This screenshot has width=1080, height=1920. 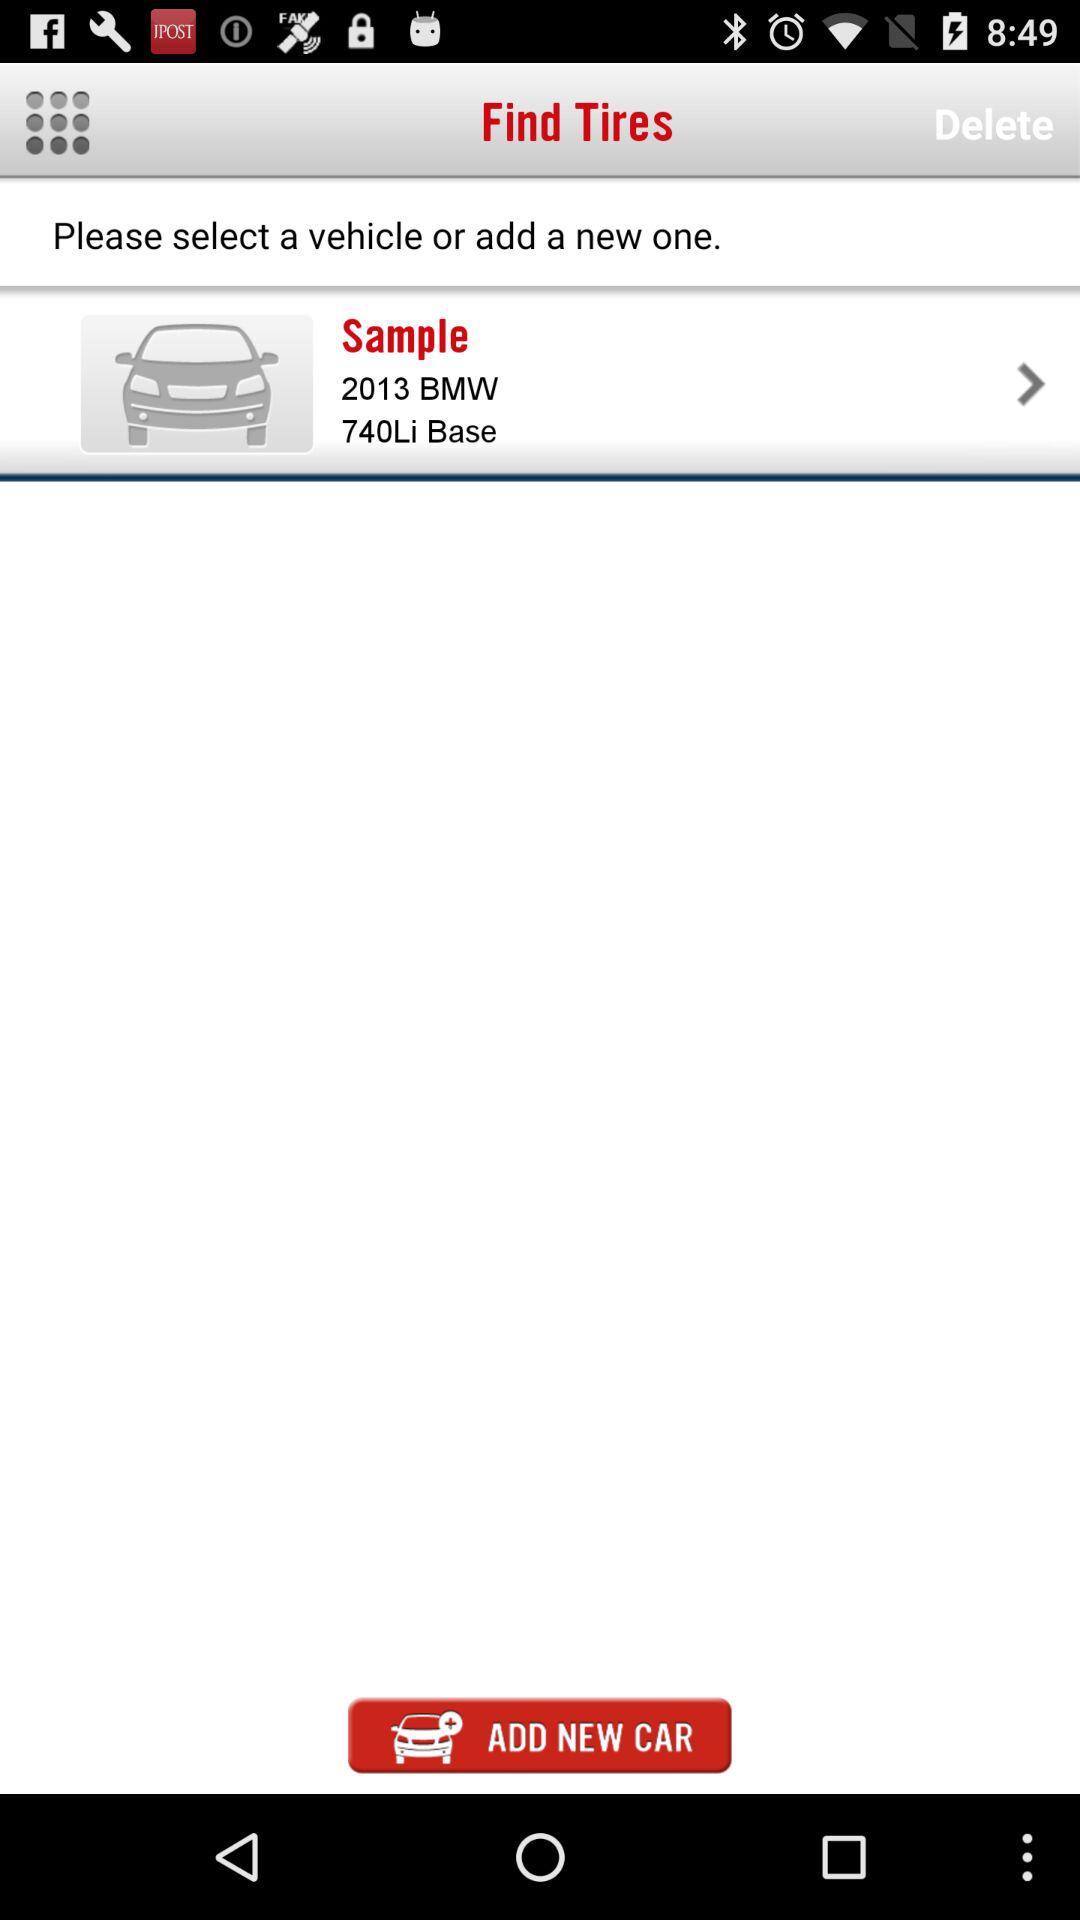 I want to click on the app to the left of sample app, so click(x=196, y=383).